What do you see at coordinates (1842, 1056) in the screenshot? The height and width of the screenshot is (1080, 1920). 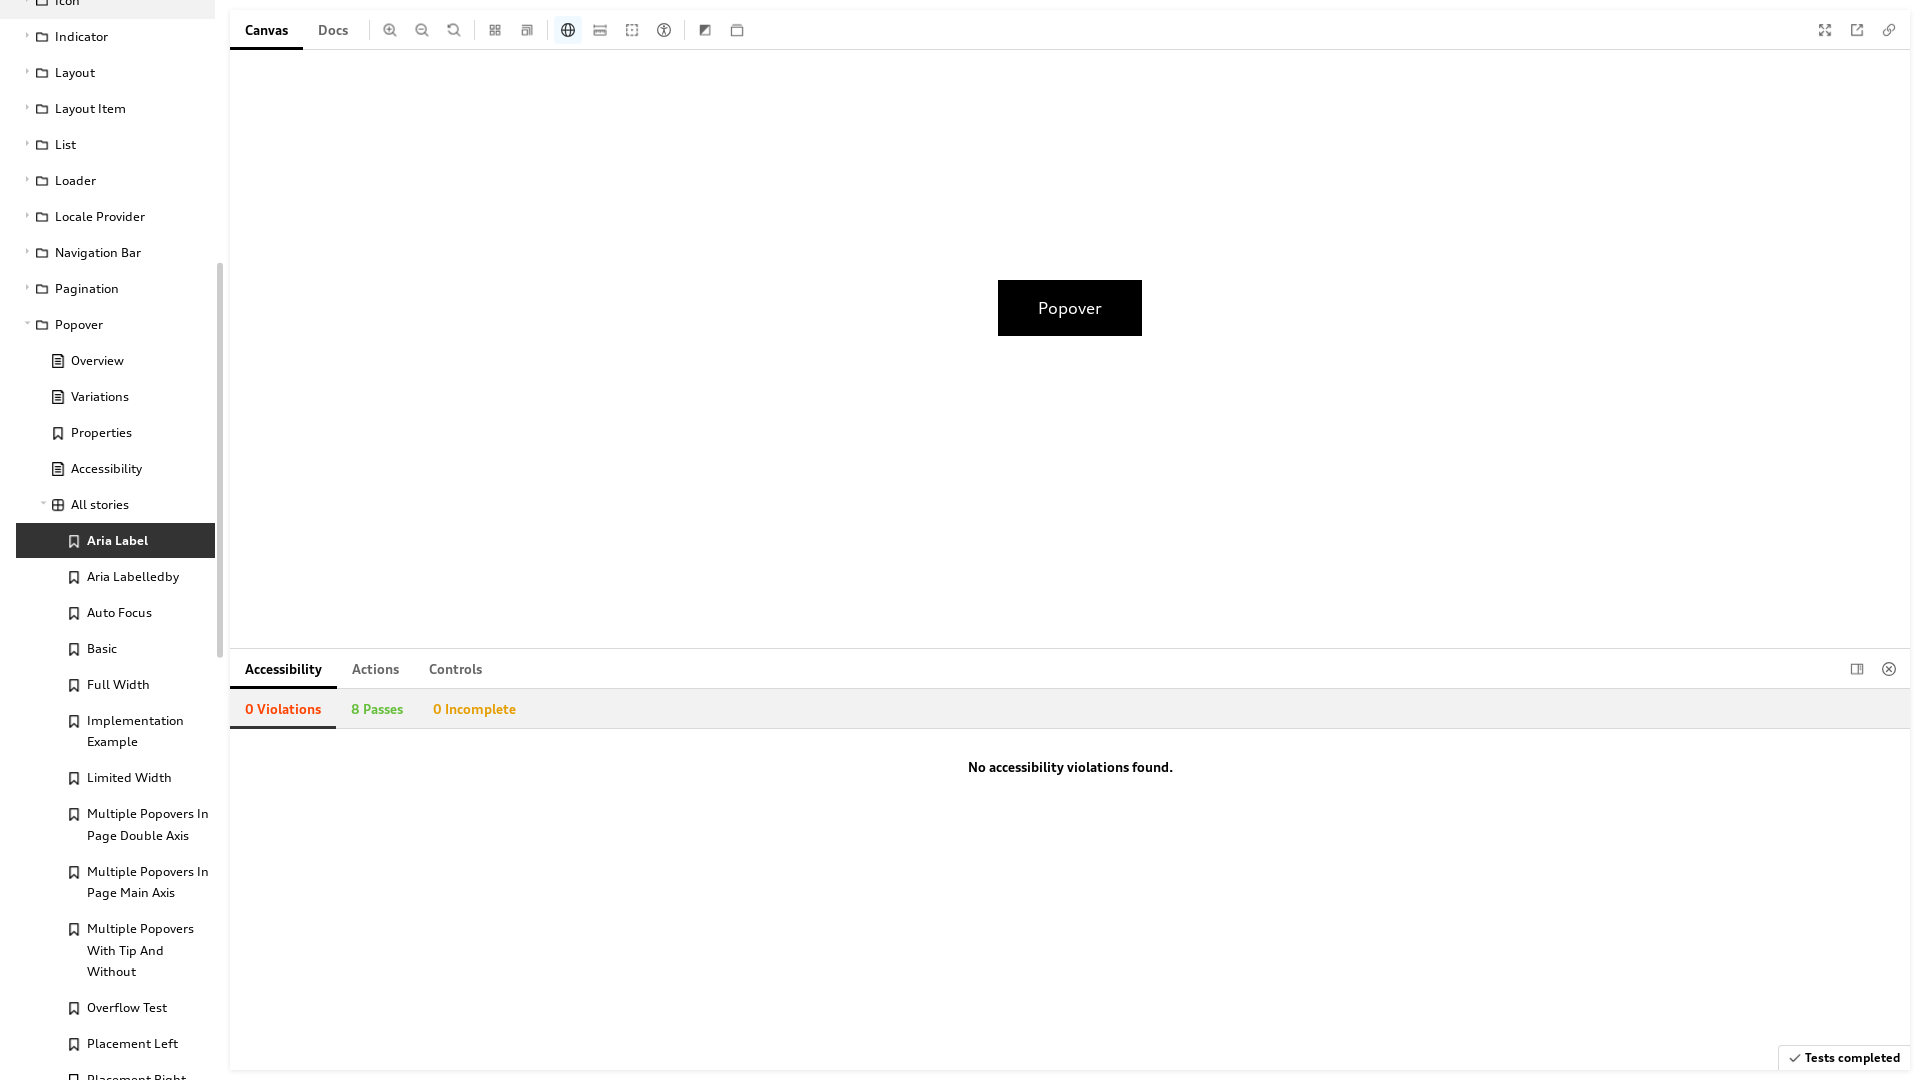 I see `'Tests completed'` at bounding box center [1842, 1056].